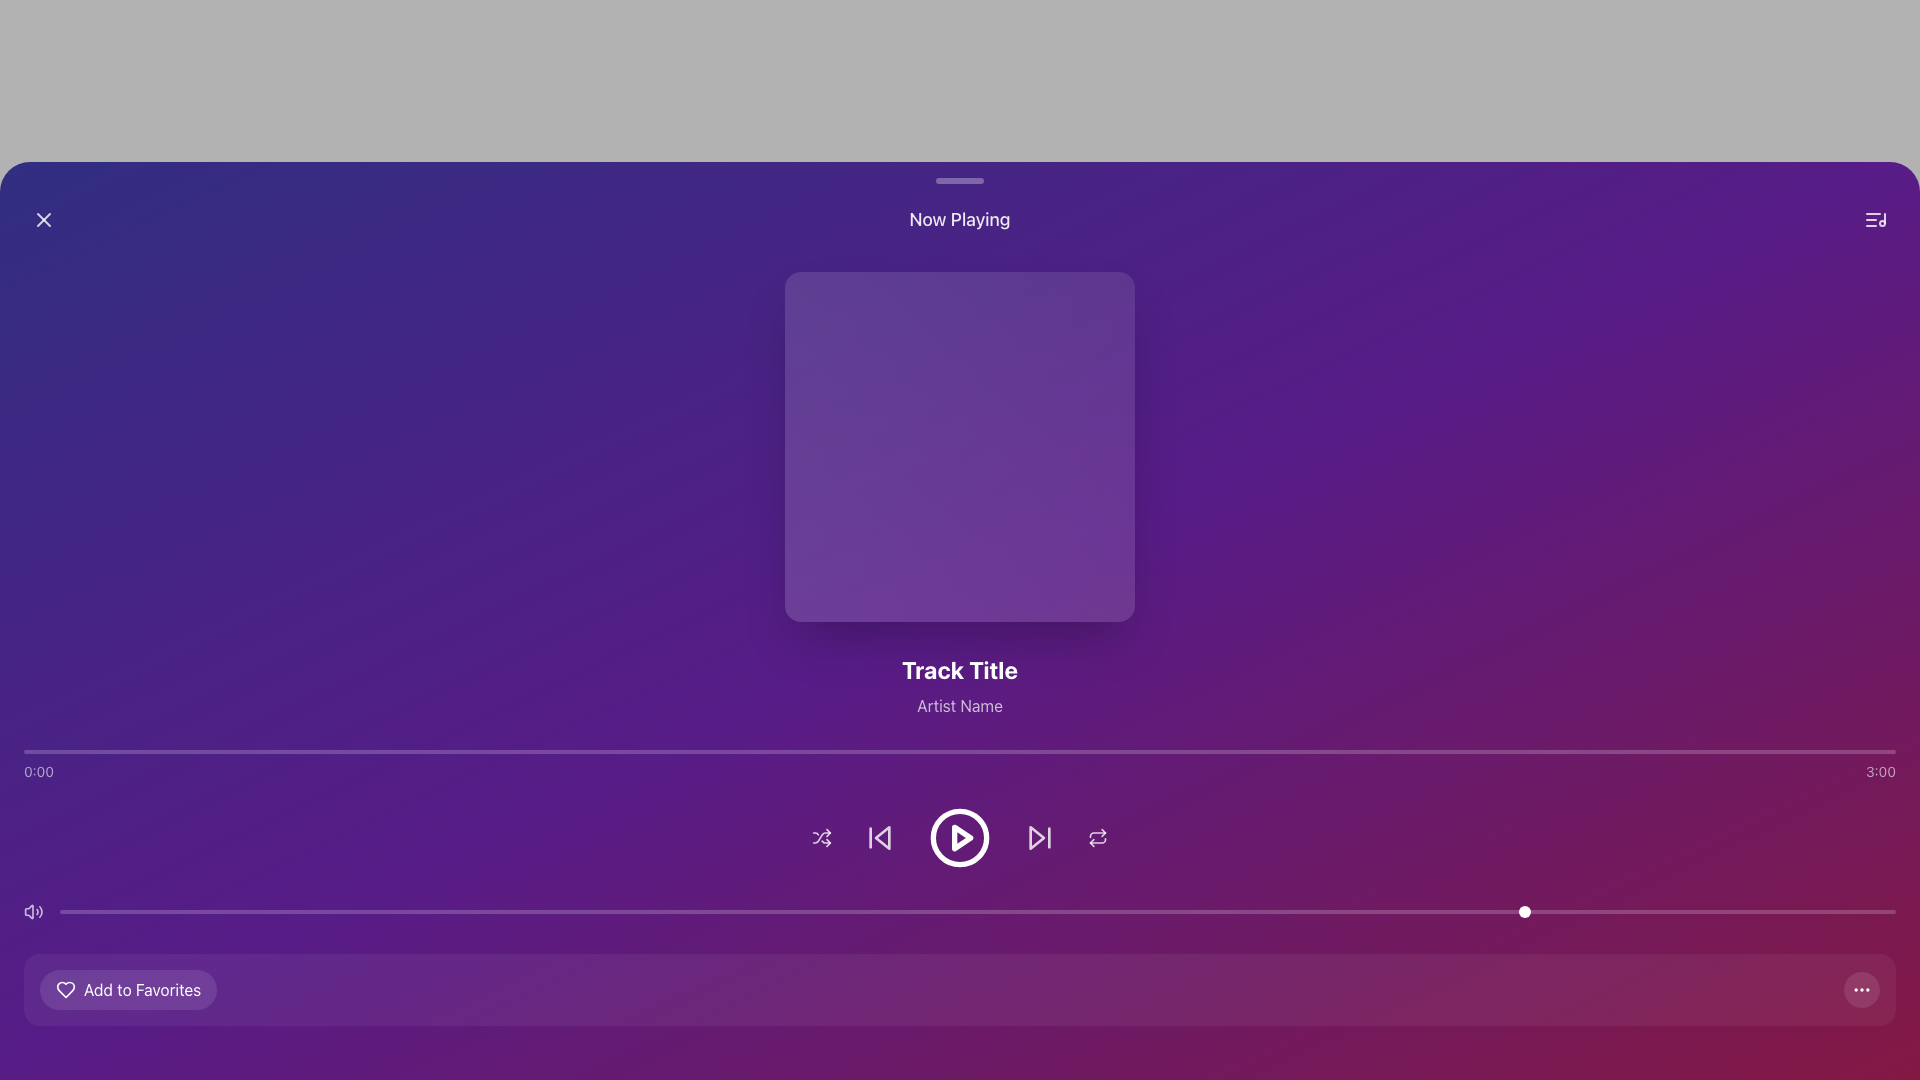 This screenshot has width=1920, height=1080. What do you see at coordinates (1455, 911) in the screenshot?
I see `the slider value` at bounding box center [1455, 911].